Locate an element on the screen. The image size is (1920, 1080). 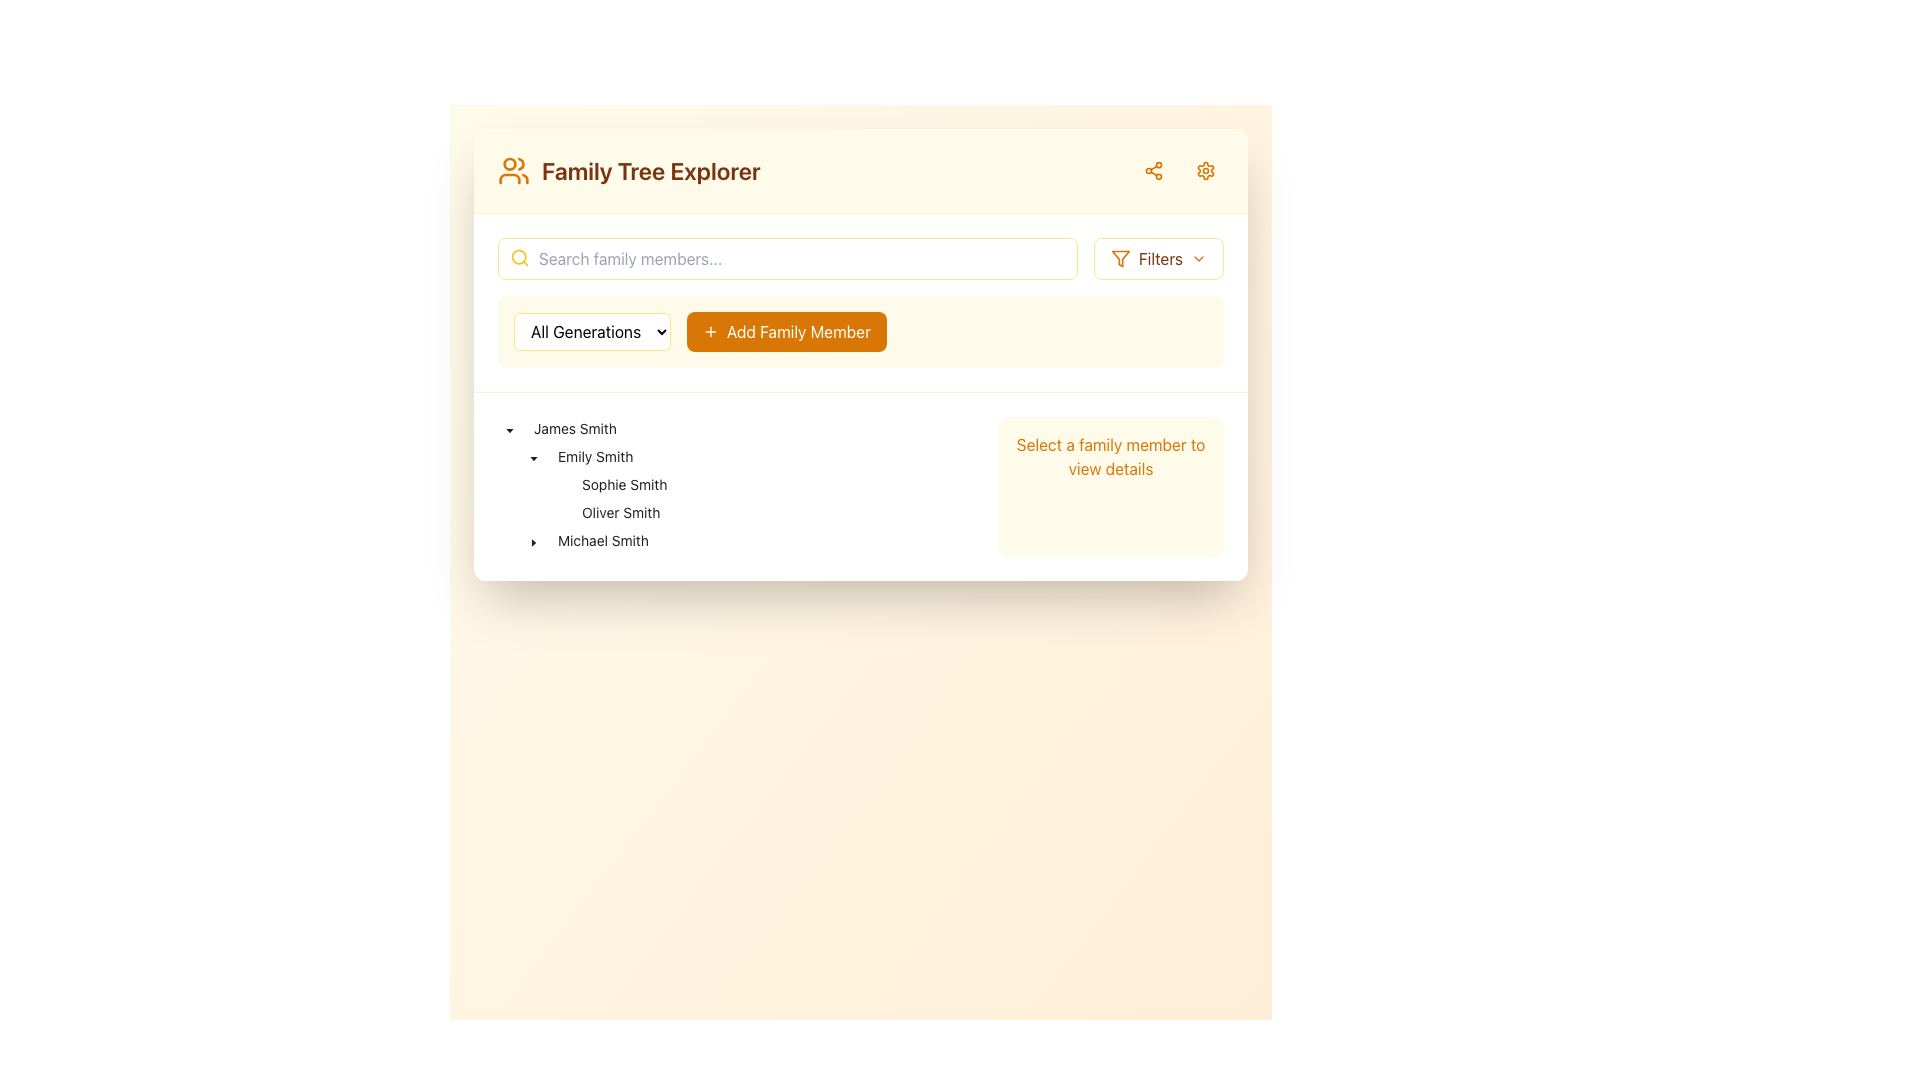
the toggle button for the tree node labeled 'Emily Smith' is located at coordinates (533, 459).